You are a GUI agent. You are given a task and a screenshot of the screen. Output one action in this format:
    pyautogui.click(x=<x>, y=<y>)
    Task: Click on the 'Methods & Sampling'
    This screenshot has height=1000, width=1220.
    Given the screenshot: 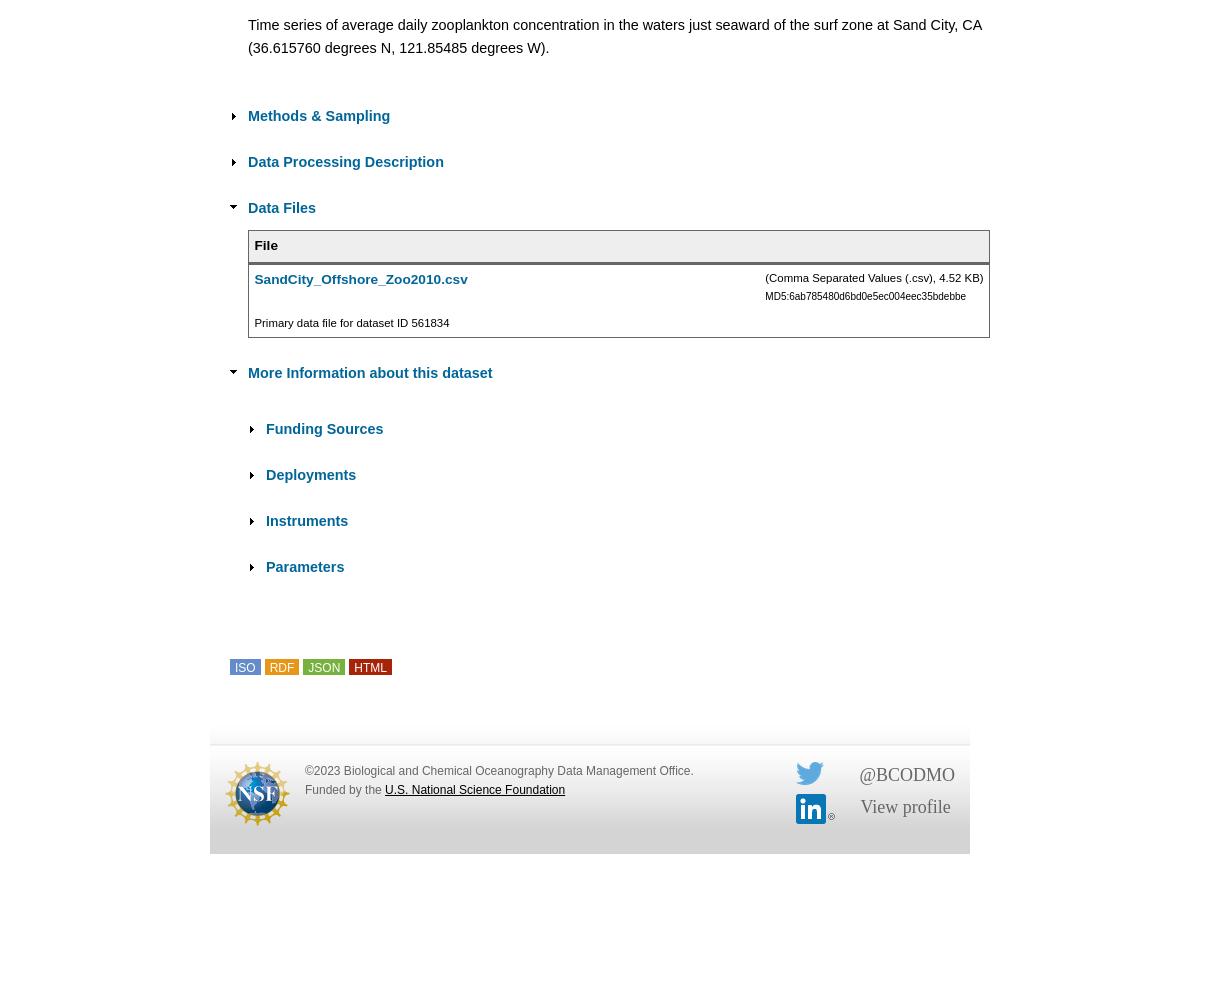 What is the action you would take?
    pyautogui.click(x=319, y=114)
    